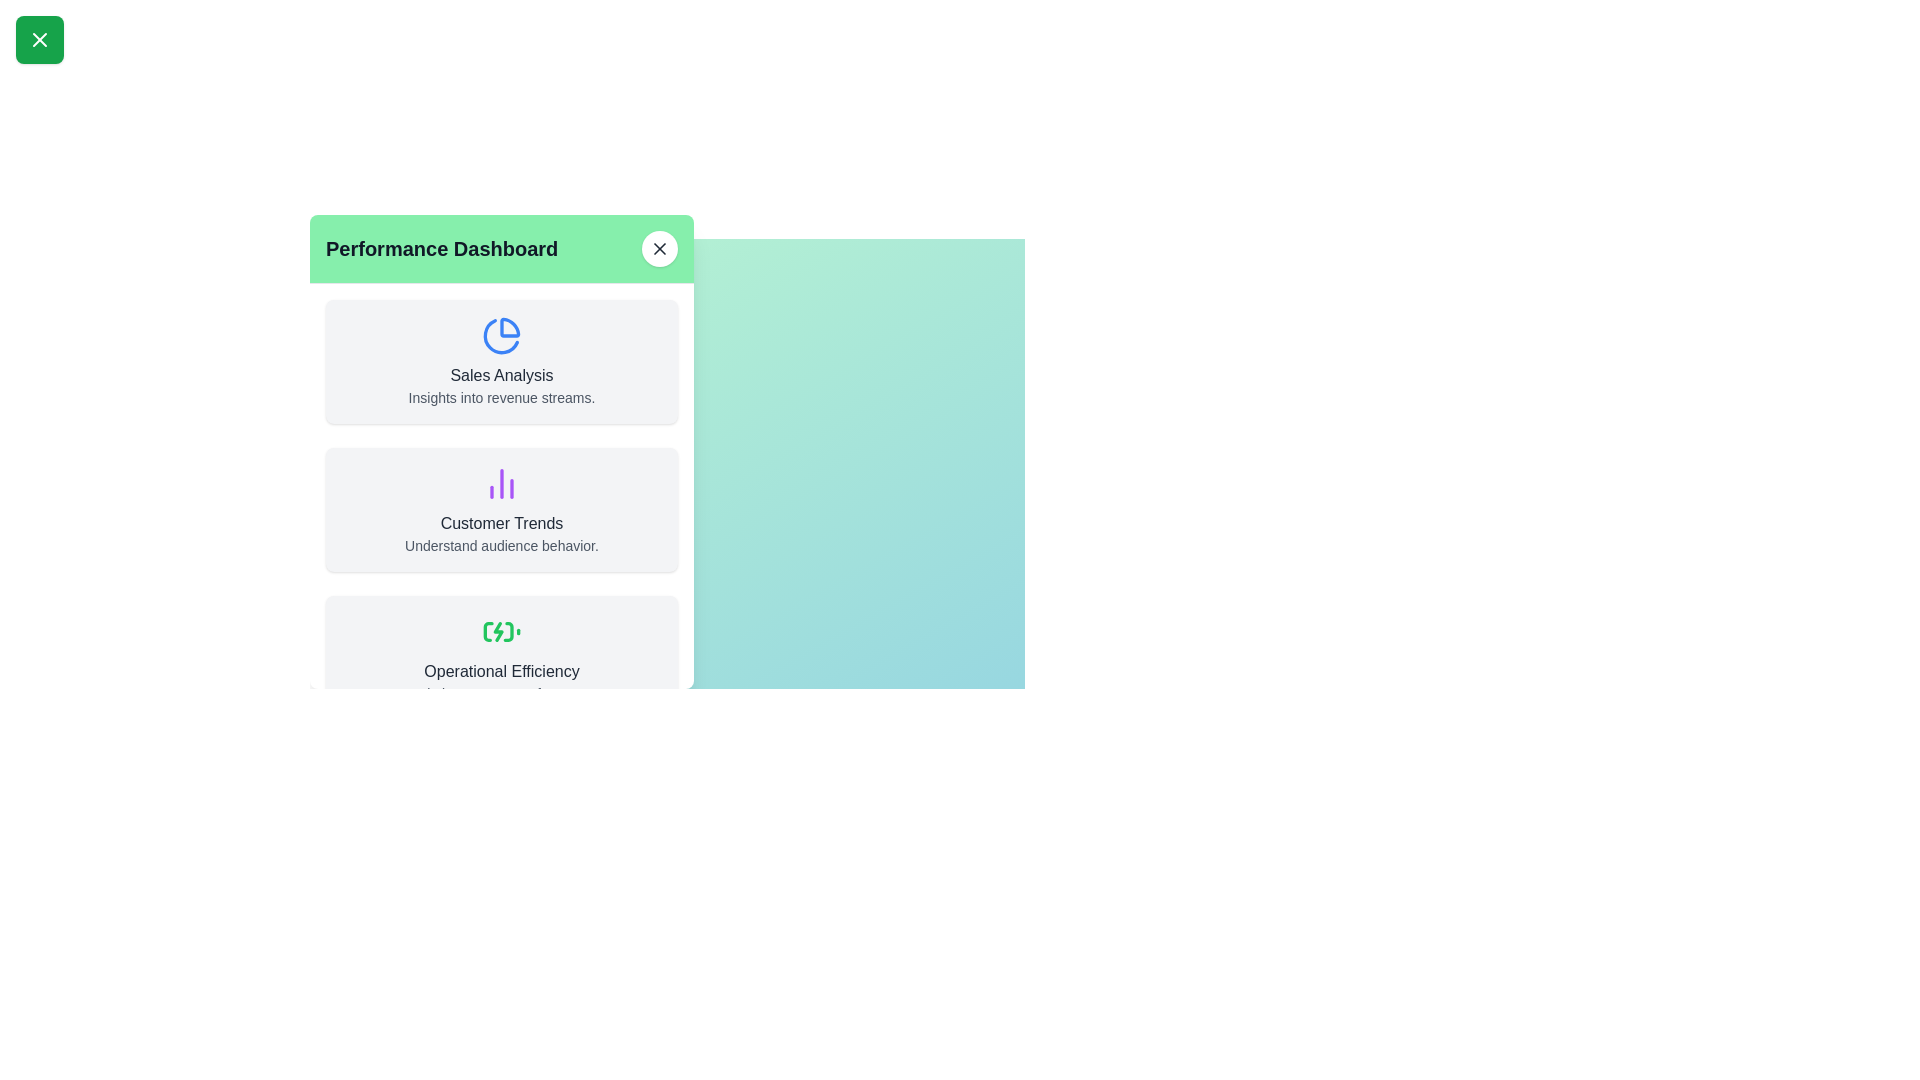 Image resolution: width=1920 pixels, height=1080 pixels. Describe the element at coordinates (660, 248) in the screenshot. I see `the 'X' shaped close icon in the top right corner of the 'Performance Dashboard' header` at that location.